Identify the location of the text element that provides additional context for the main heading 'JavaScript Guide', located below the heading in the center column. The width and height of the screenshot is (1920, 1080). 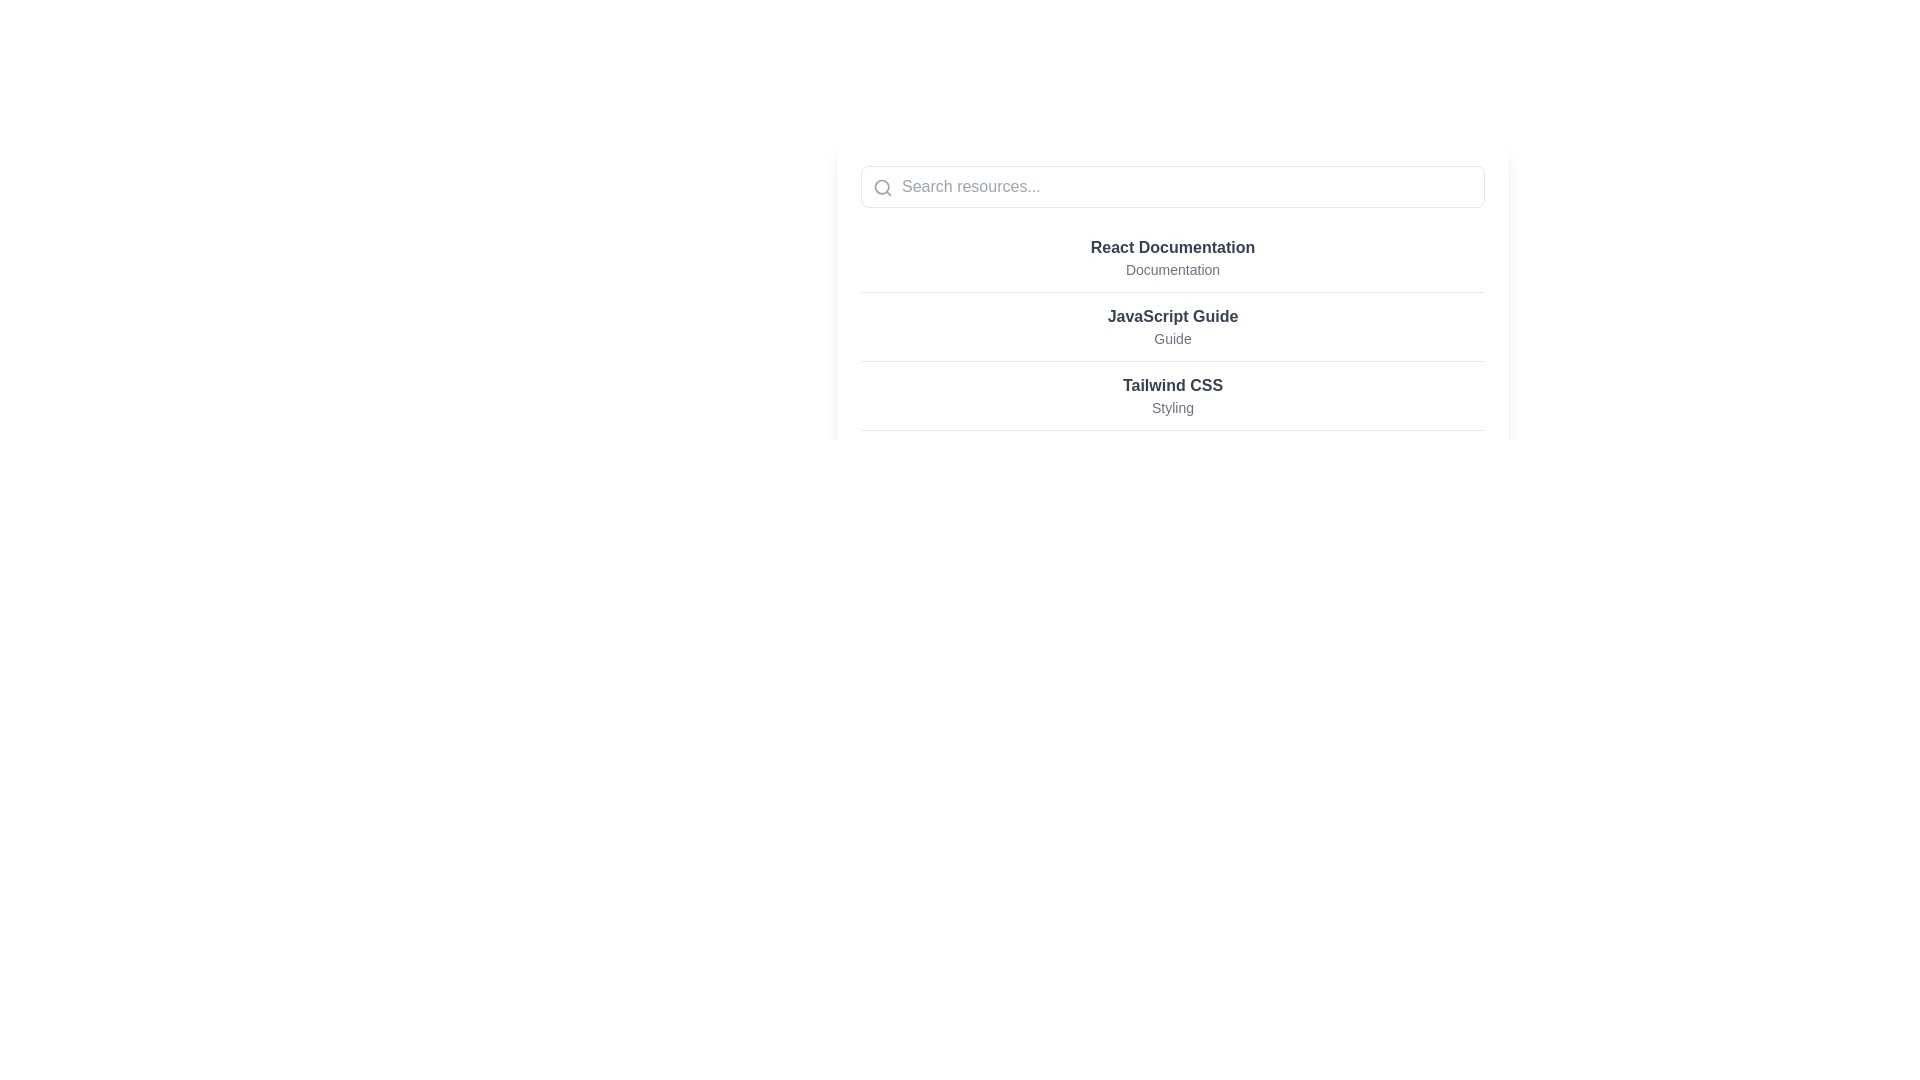
(1172, 338).